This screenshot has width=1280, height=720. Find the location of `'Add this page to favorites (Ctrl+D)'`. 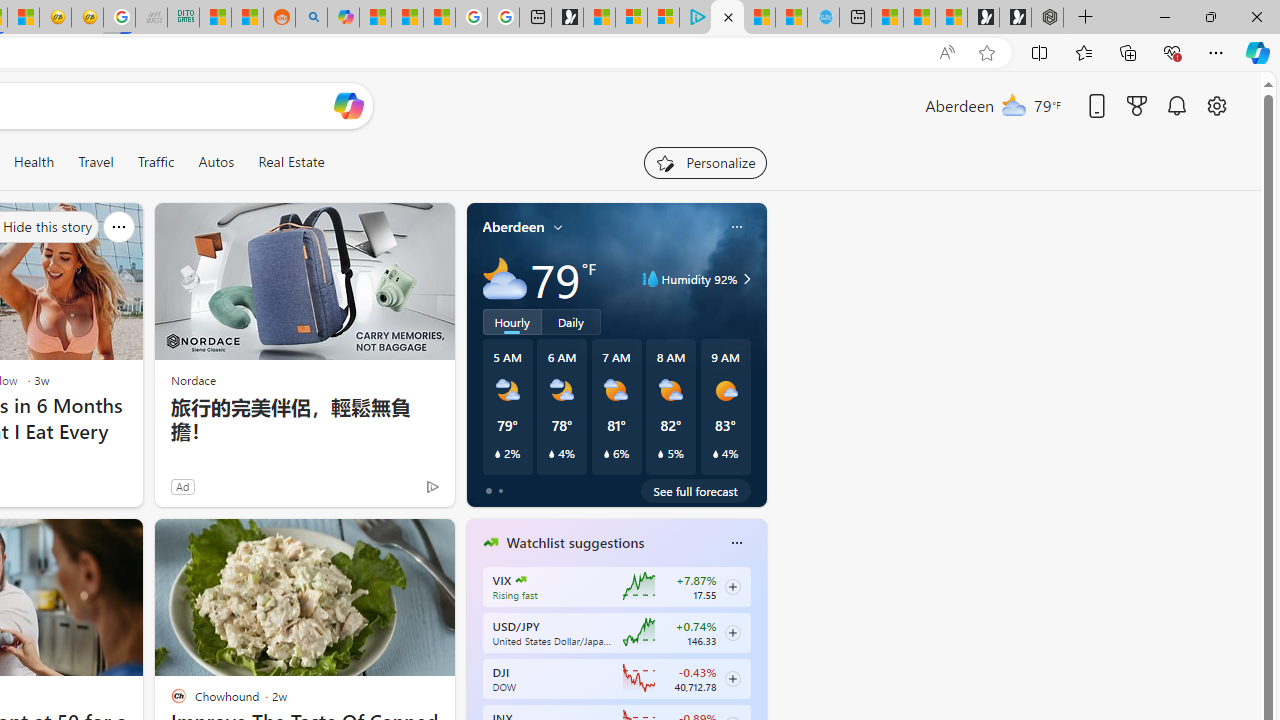

'Add this page to favorites (Ctrl+D)' is located at coordinates (986, 52).